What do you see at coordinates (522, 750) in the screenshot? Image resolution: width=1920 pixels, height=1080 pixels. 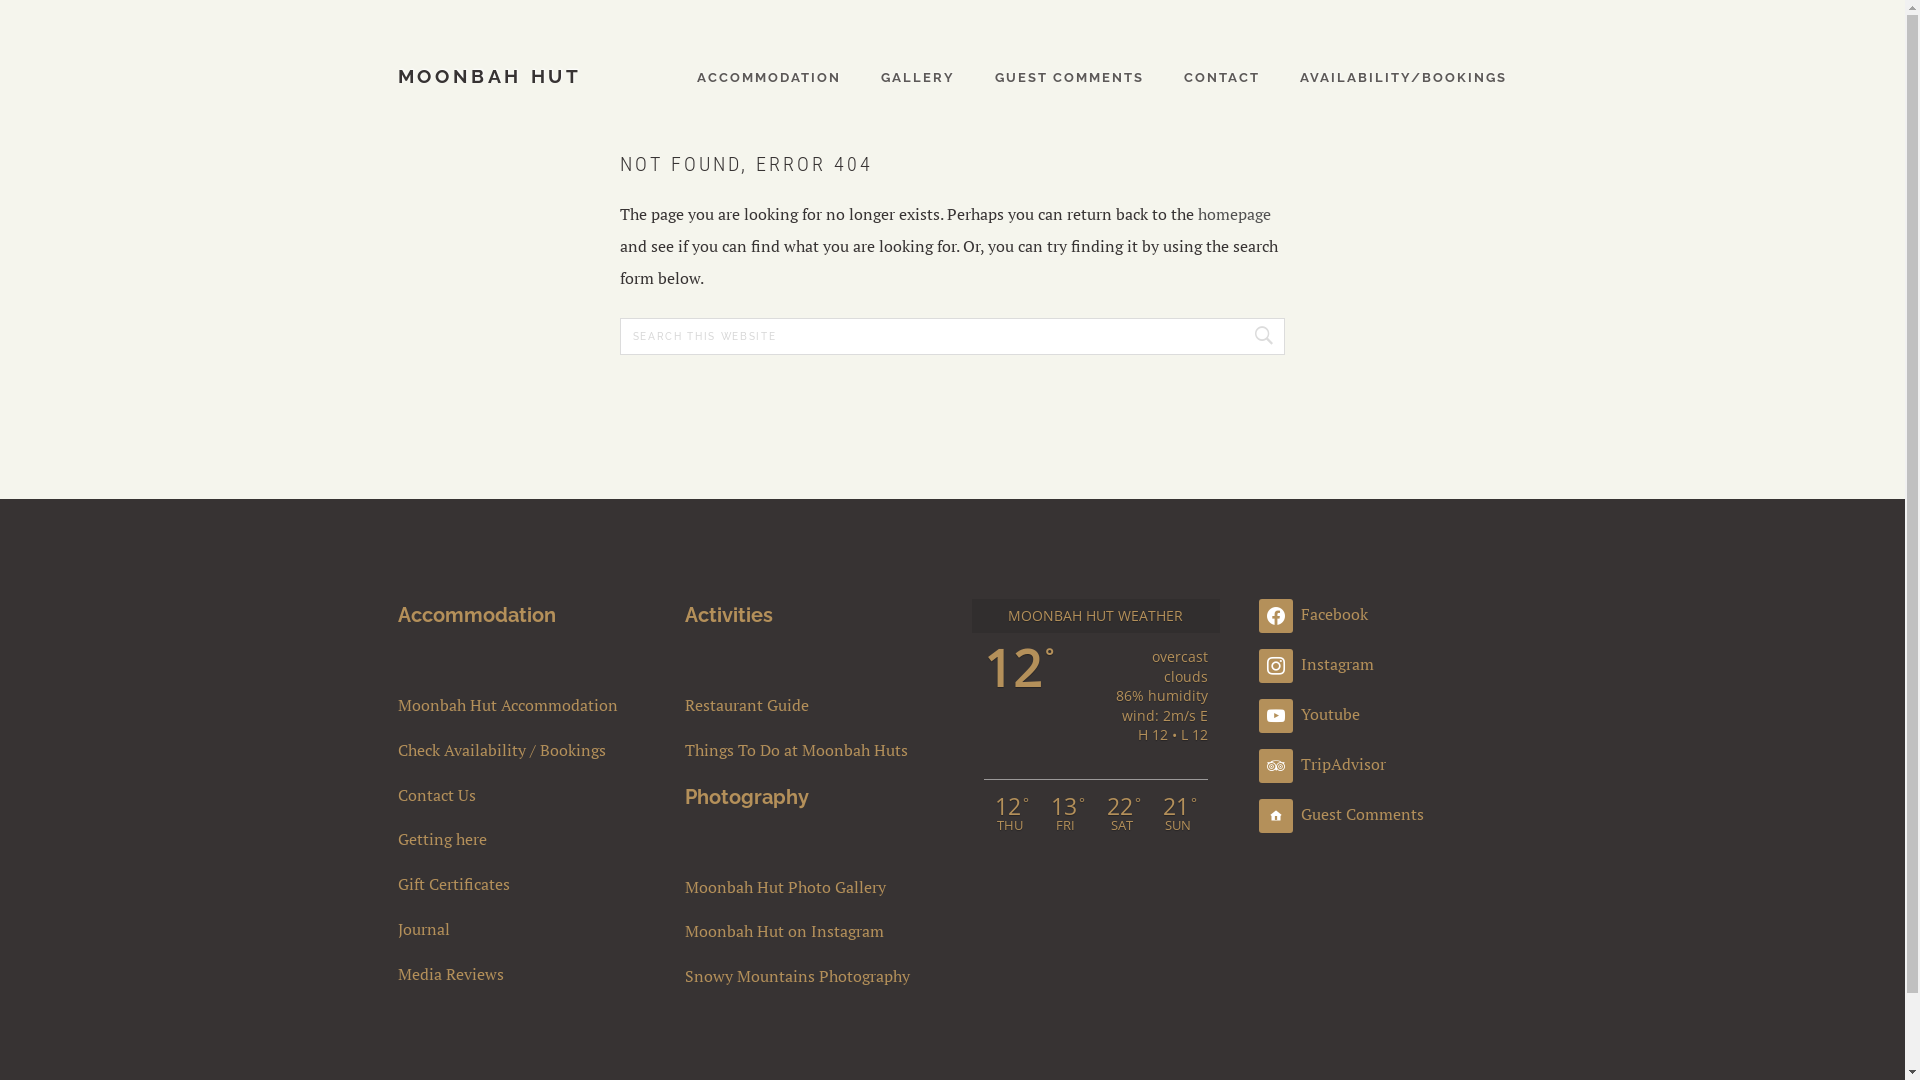 I see `'Check Availability / Bookings'` at bounding box center [522, 750].